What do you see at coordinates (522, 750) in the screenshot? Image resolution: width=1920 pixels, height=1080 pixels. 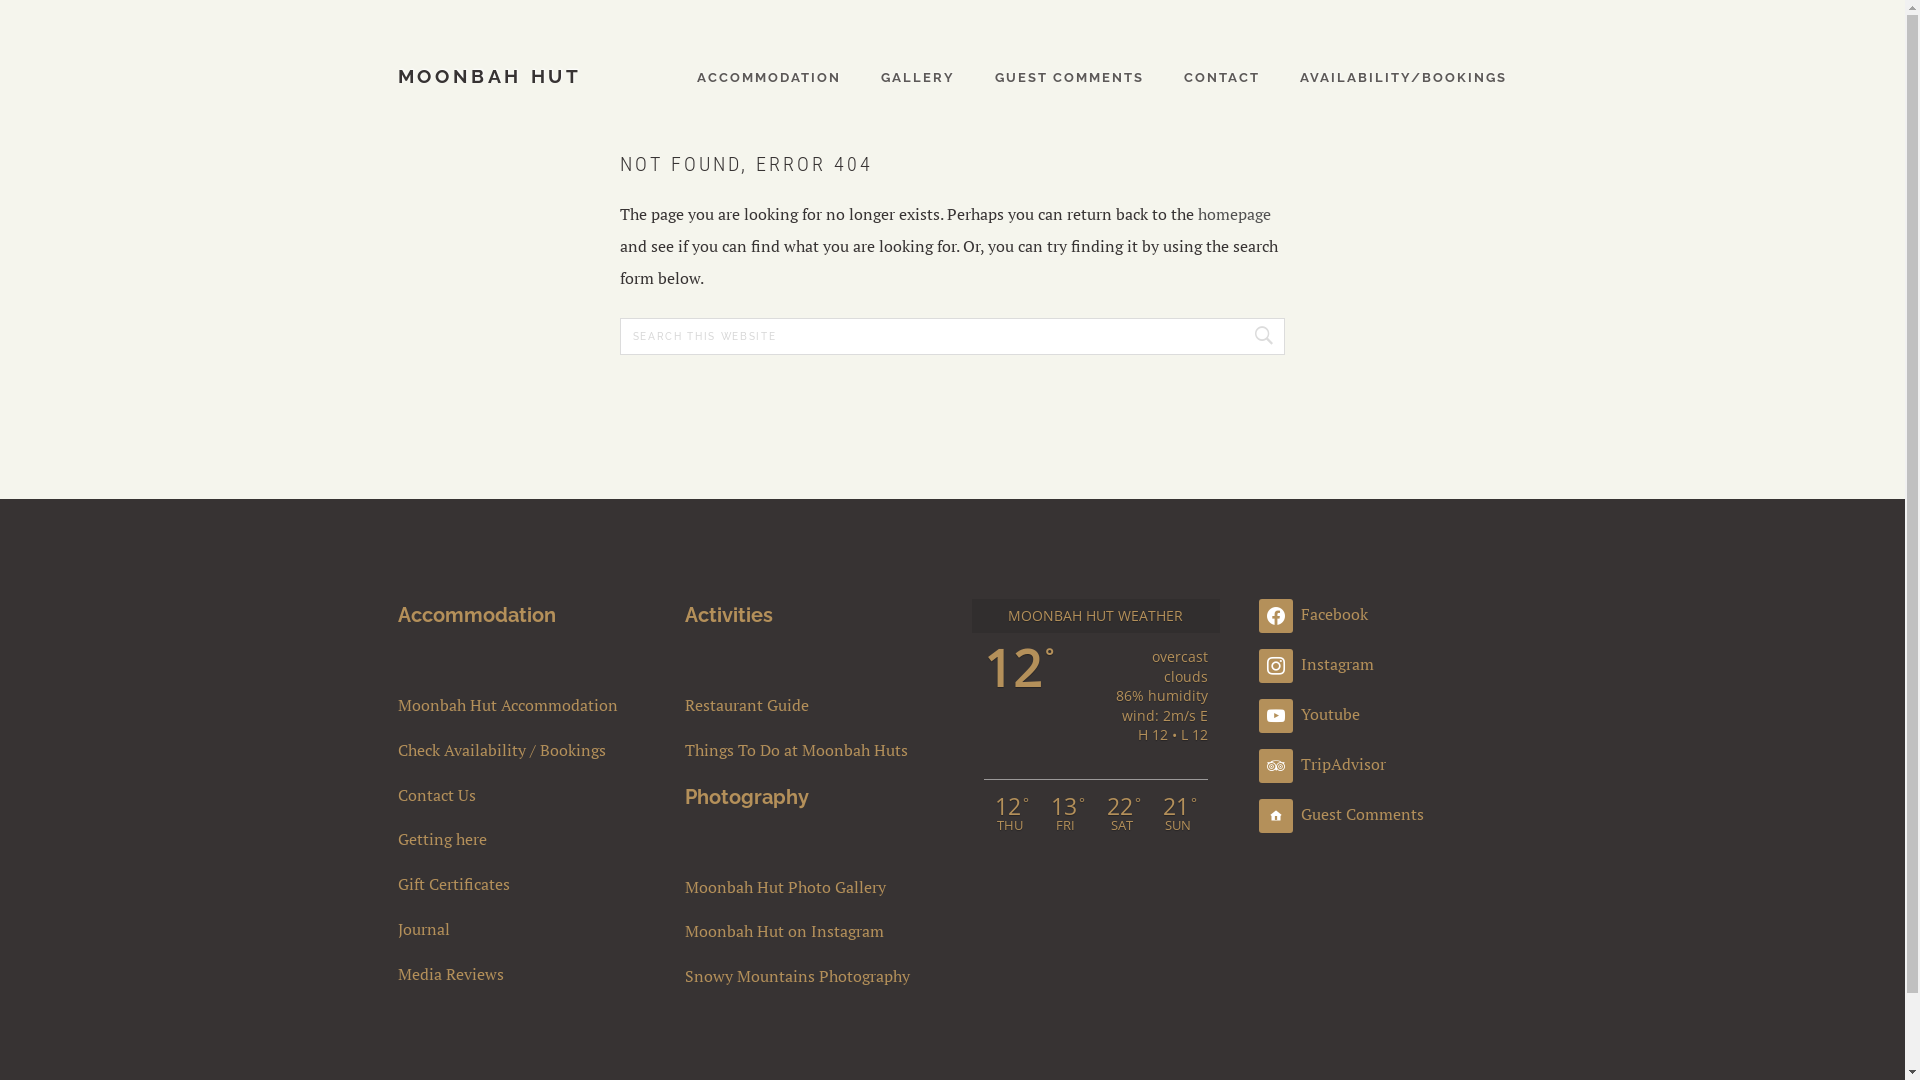 I see `'Check Availability / Bookings'` at bounding box center [522, 750].